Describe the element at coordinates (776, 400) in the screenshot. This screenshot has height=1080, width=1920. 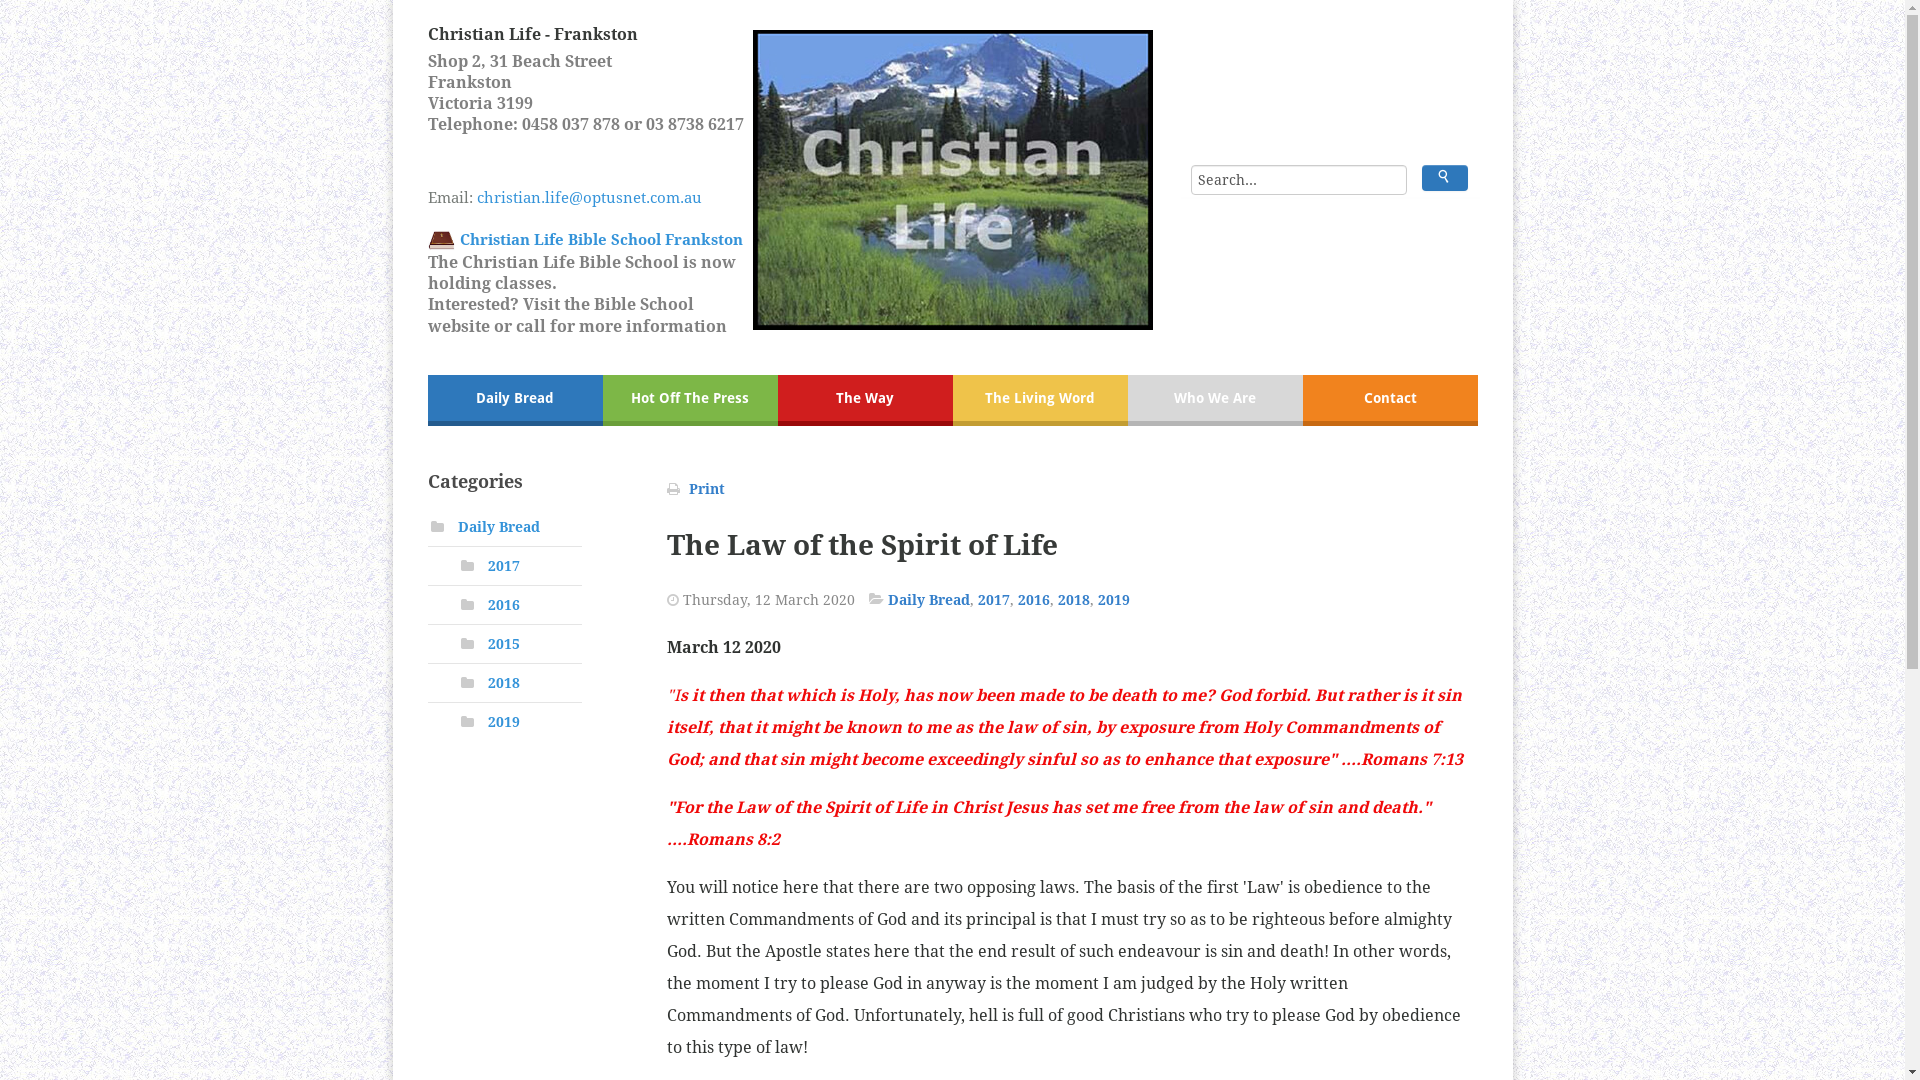
I see `'The Way'` at that location.